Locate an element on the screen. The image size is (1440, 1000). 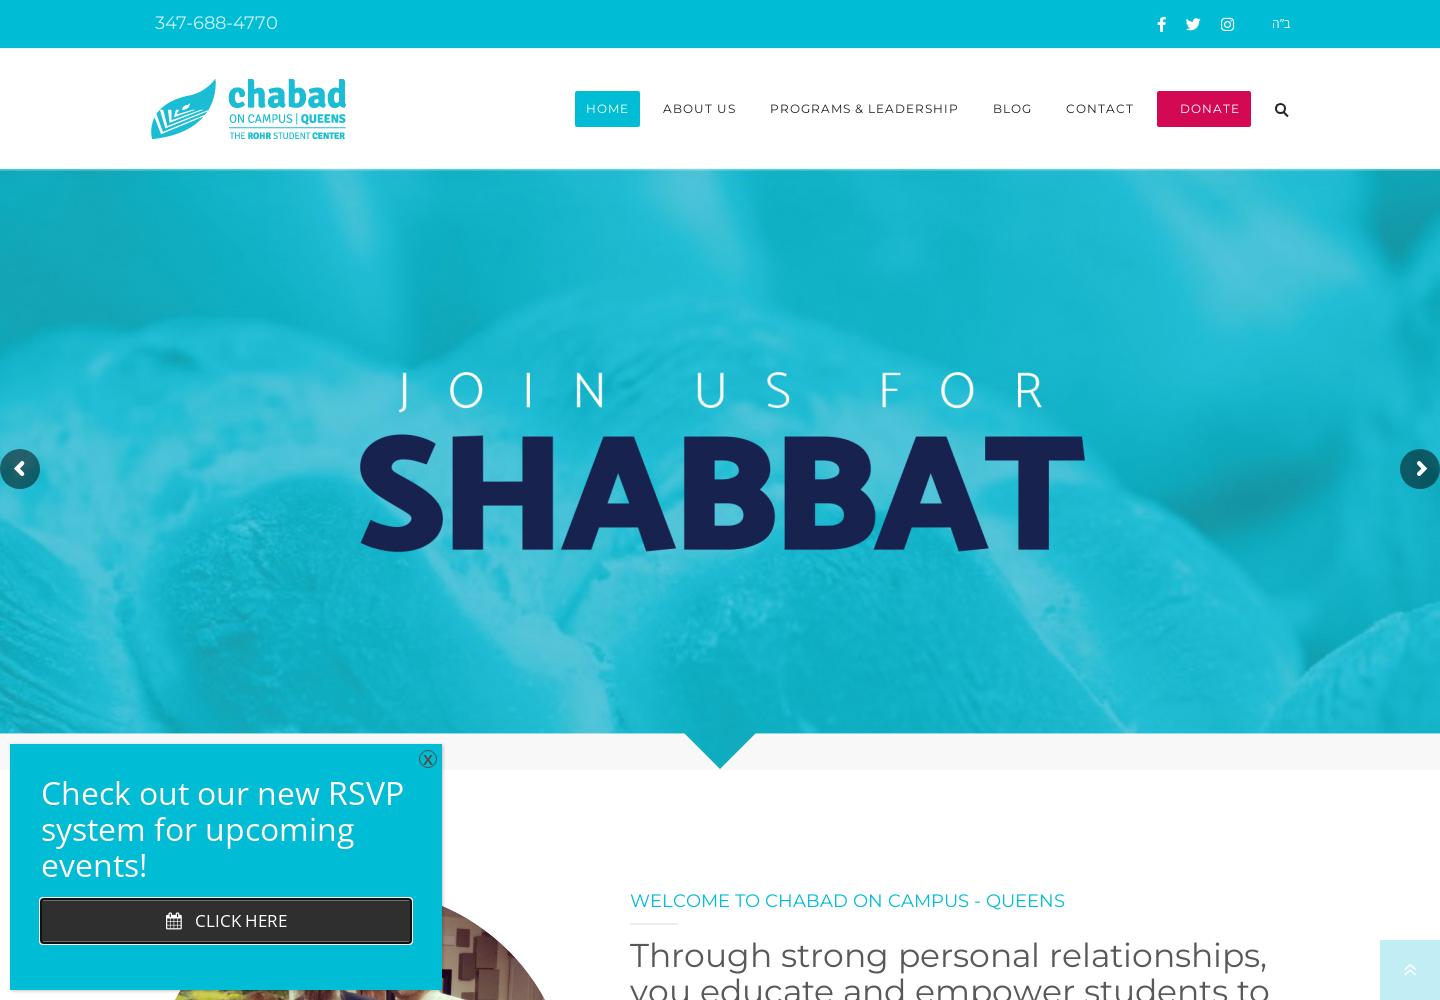
'Donate' is located at coordinates (1202, 107).